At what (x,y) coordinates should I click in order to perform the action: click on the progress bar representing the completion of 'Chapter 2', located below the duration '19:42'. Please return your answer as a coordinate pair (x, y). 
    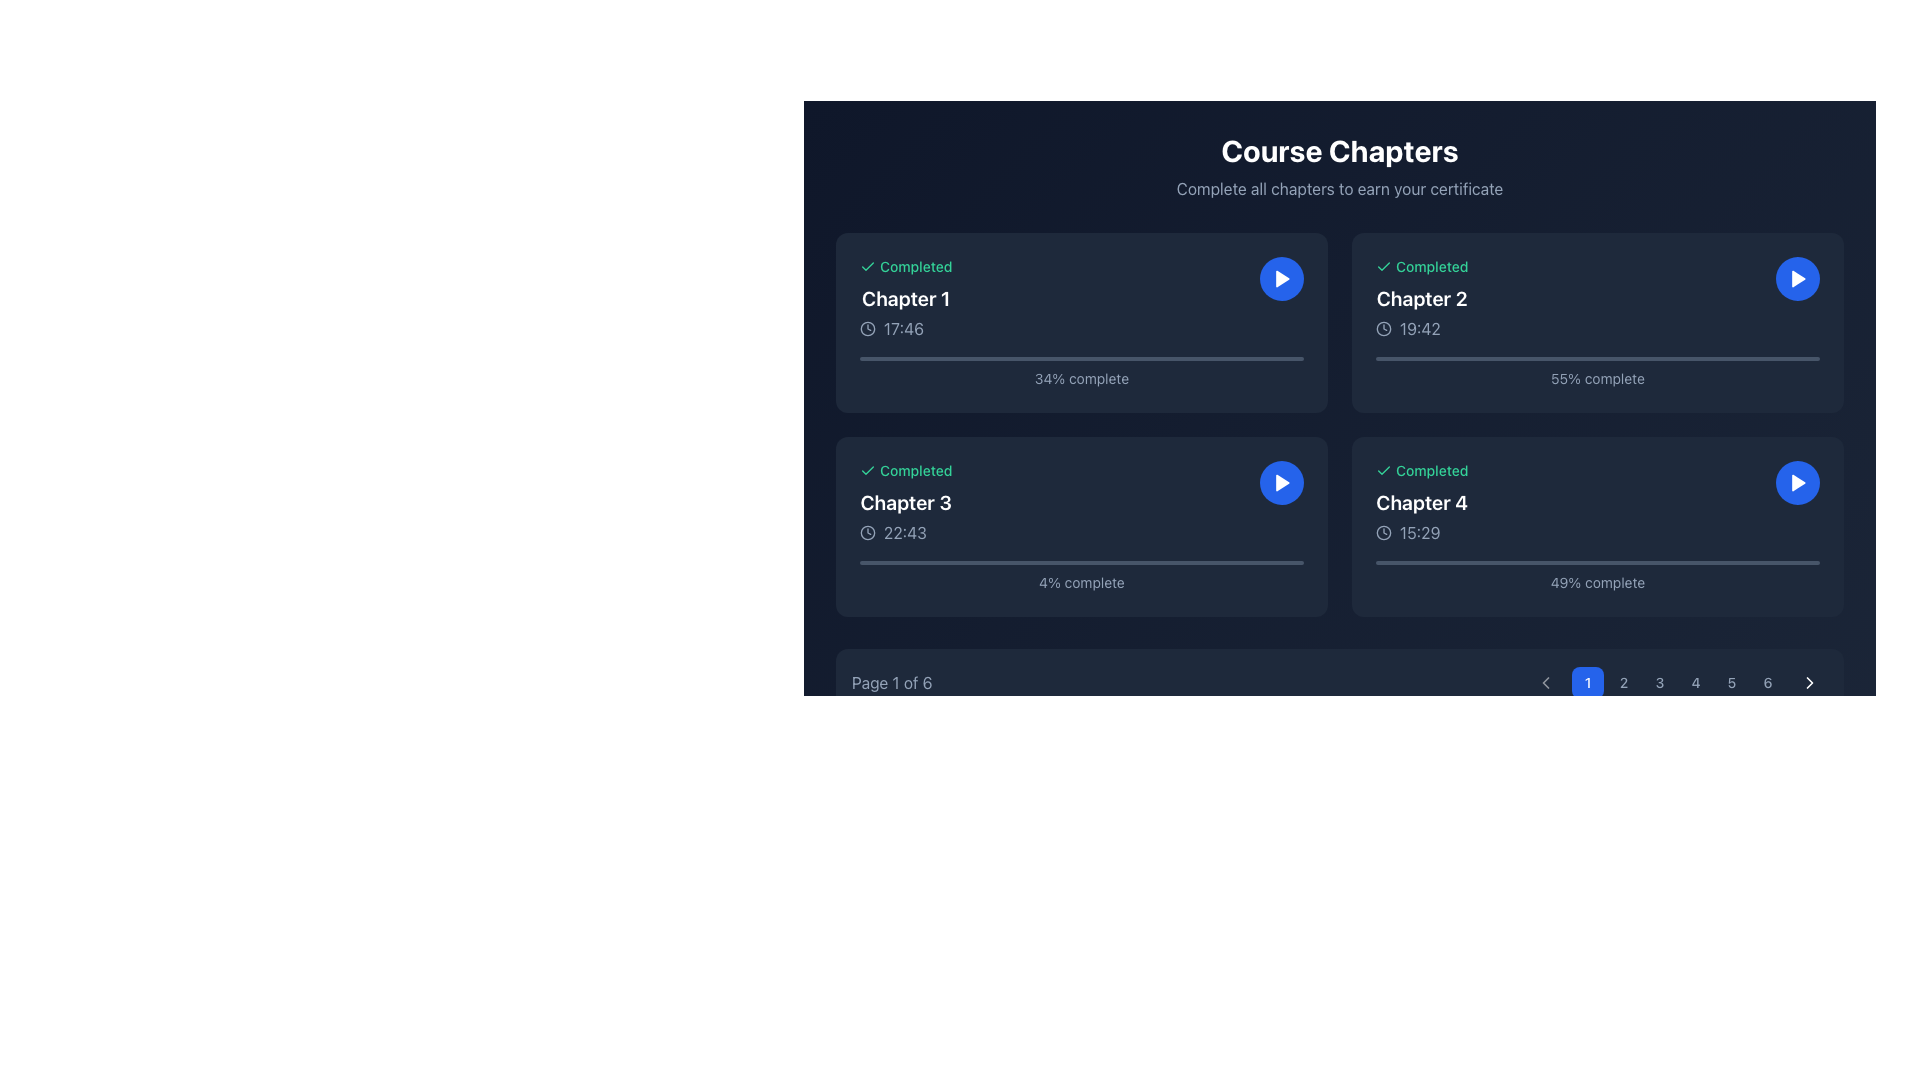
    Looking at the image, I should click on (1597, 357).